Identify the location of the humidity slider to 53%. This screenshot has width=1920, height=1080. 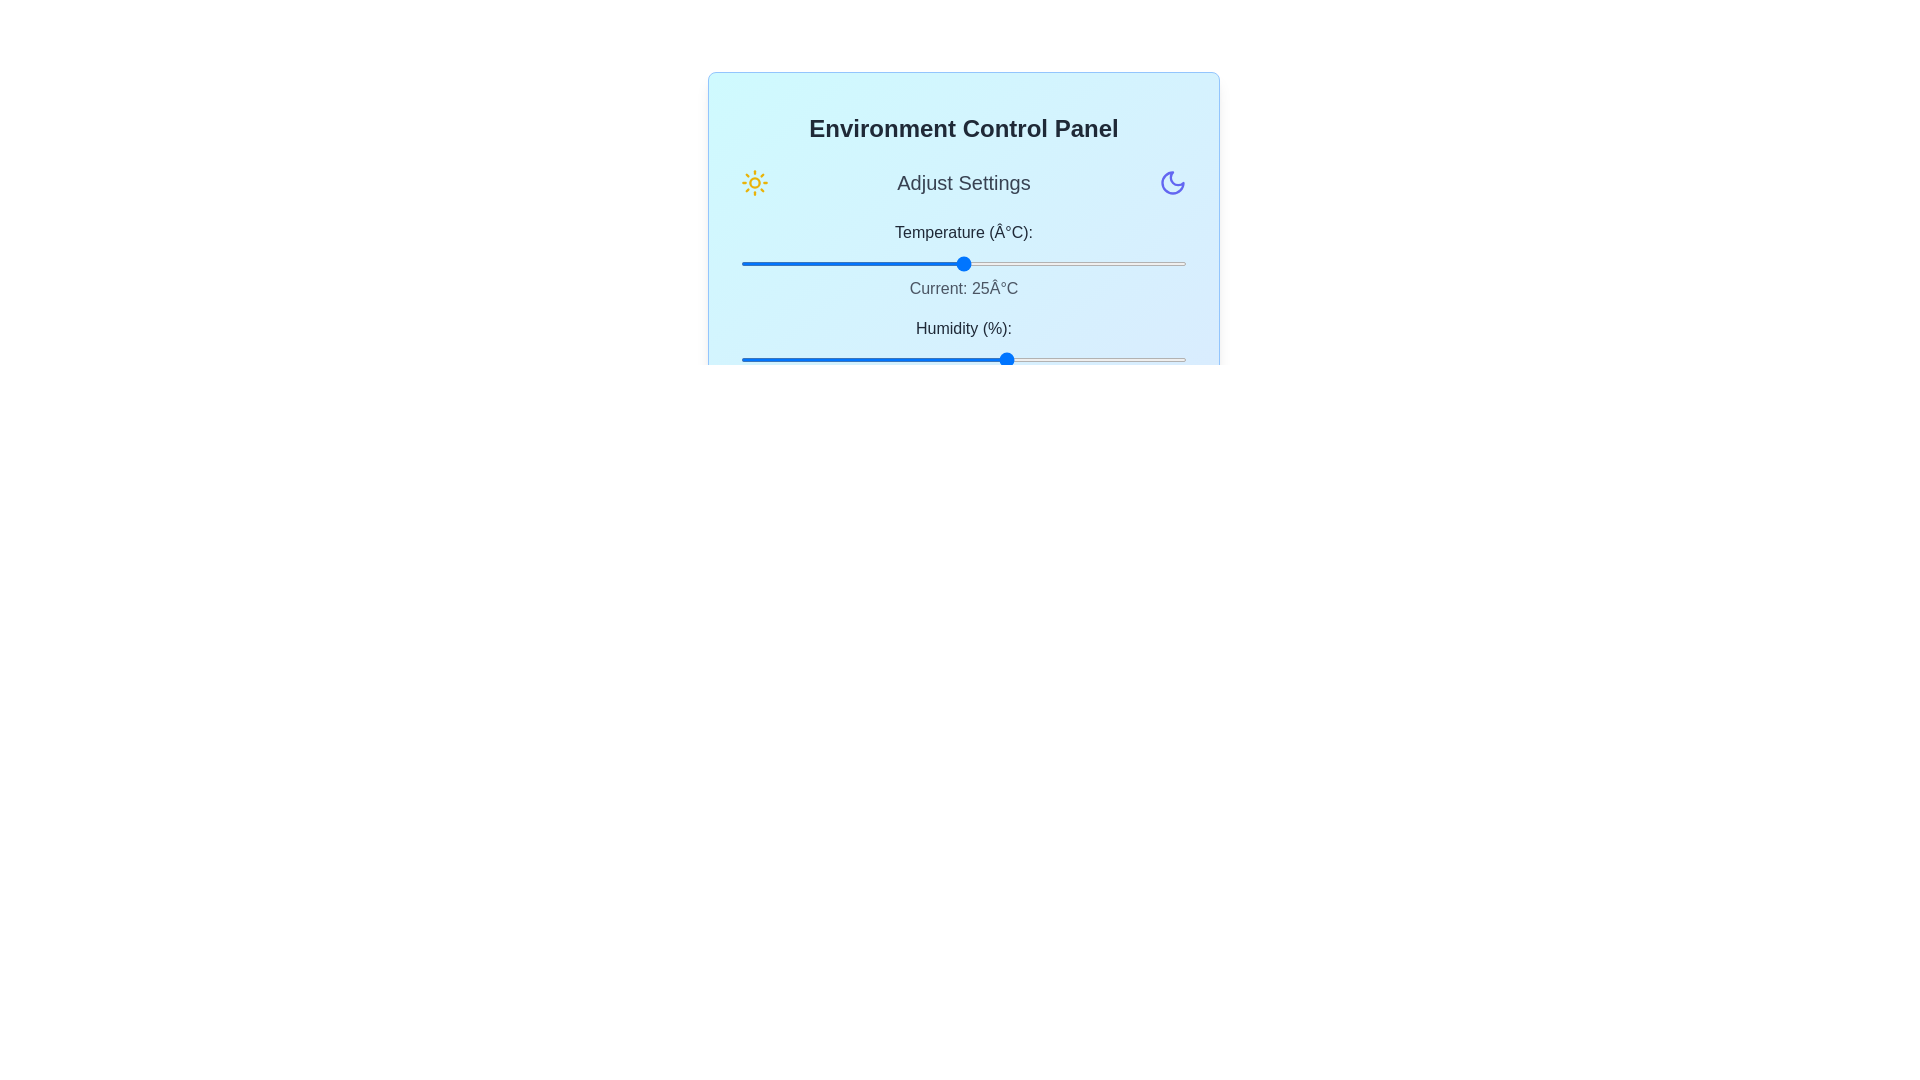
(977, 358).